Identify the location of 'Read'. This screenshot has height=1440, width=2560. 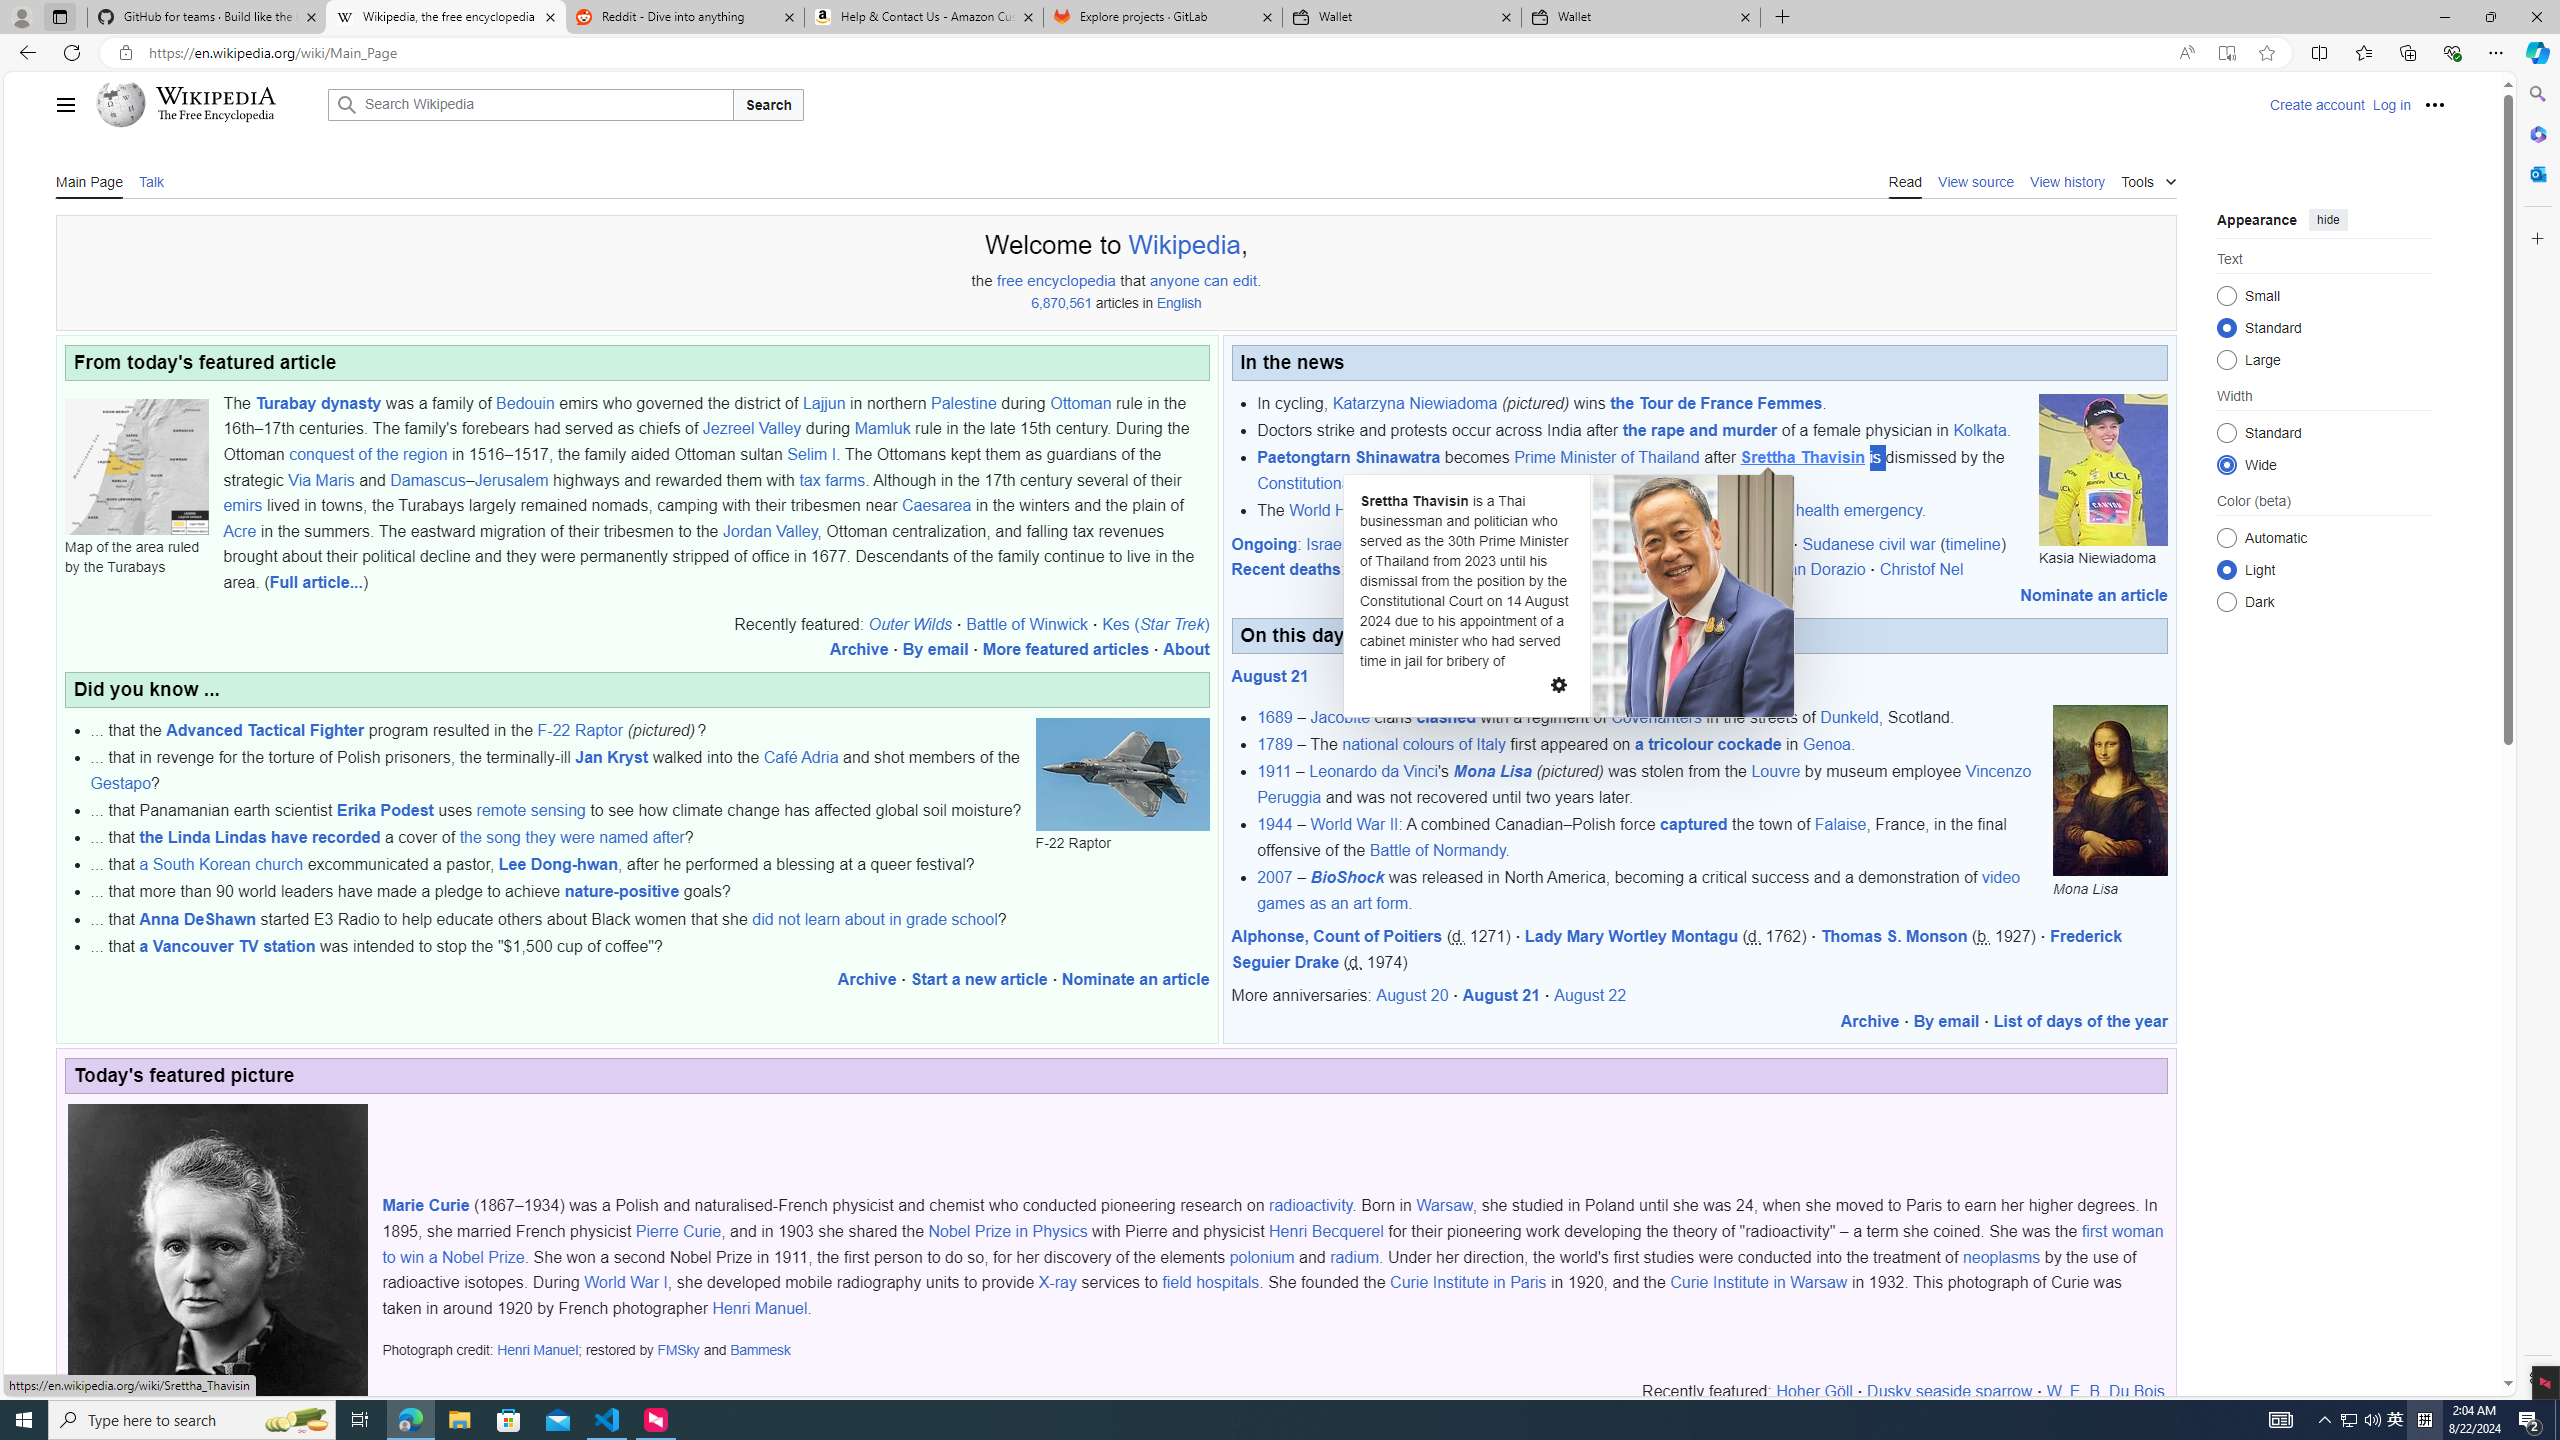
(1904, 180).